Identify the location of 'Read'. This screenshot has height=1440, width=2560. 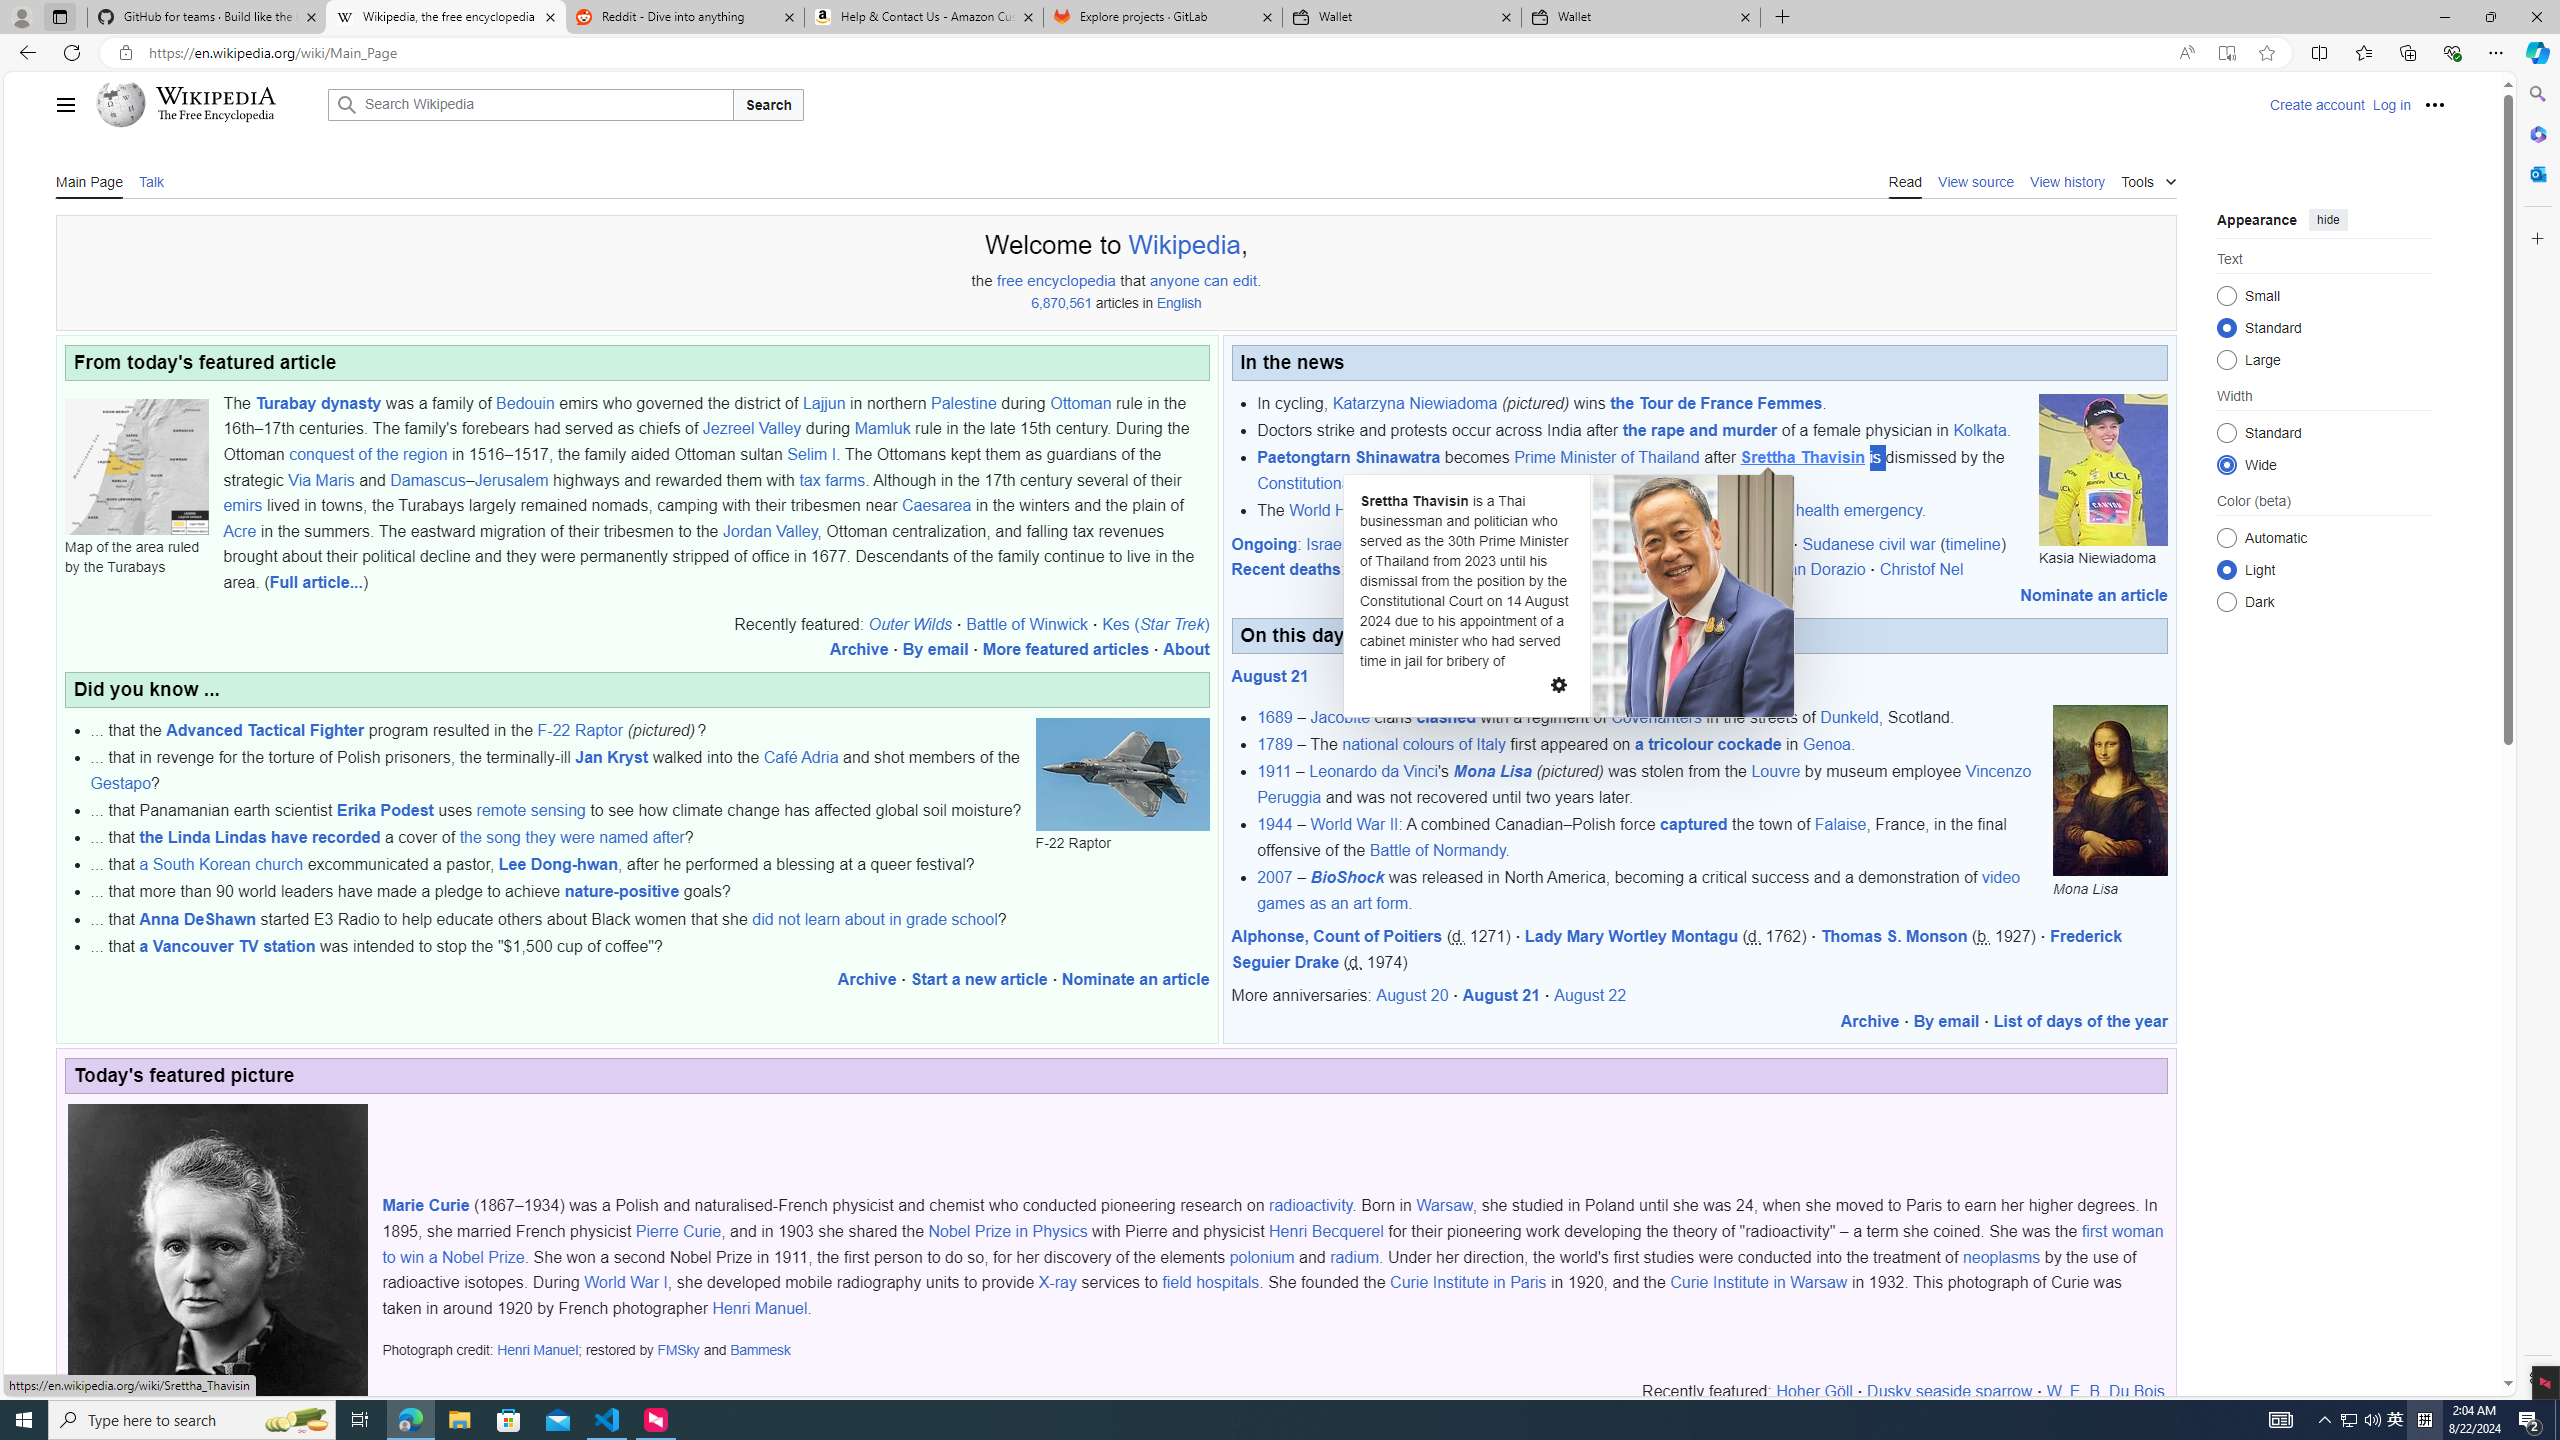
(1904, 180).